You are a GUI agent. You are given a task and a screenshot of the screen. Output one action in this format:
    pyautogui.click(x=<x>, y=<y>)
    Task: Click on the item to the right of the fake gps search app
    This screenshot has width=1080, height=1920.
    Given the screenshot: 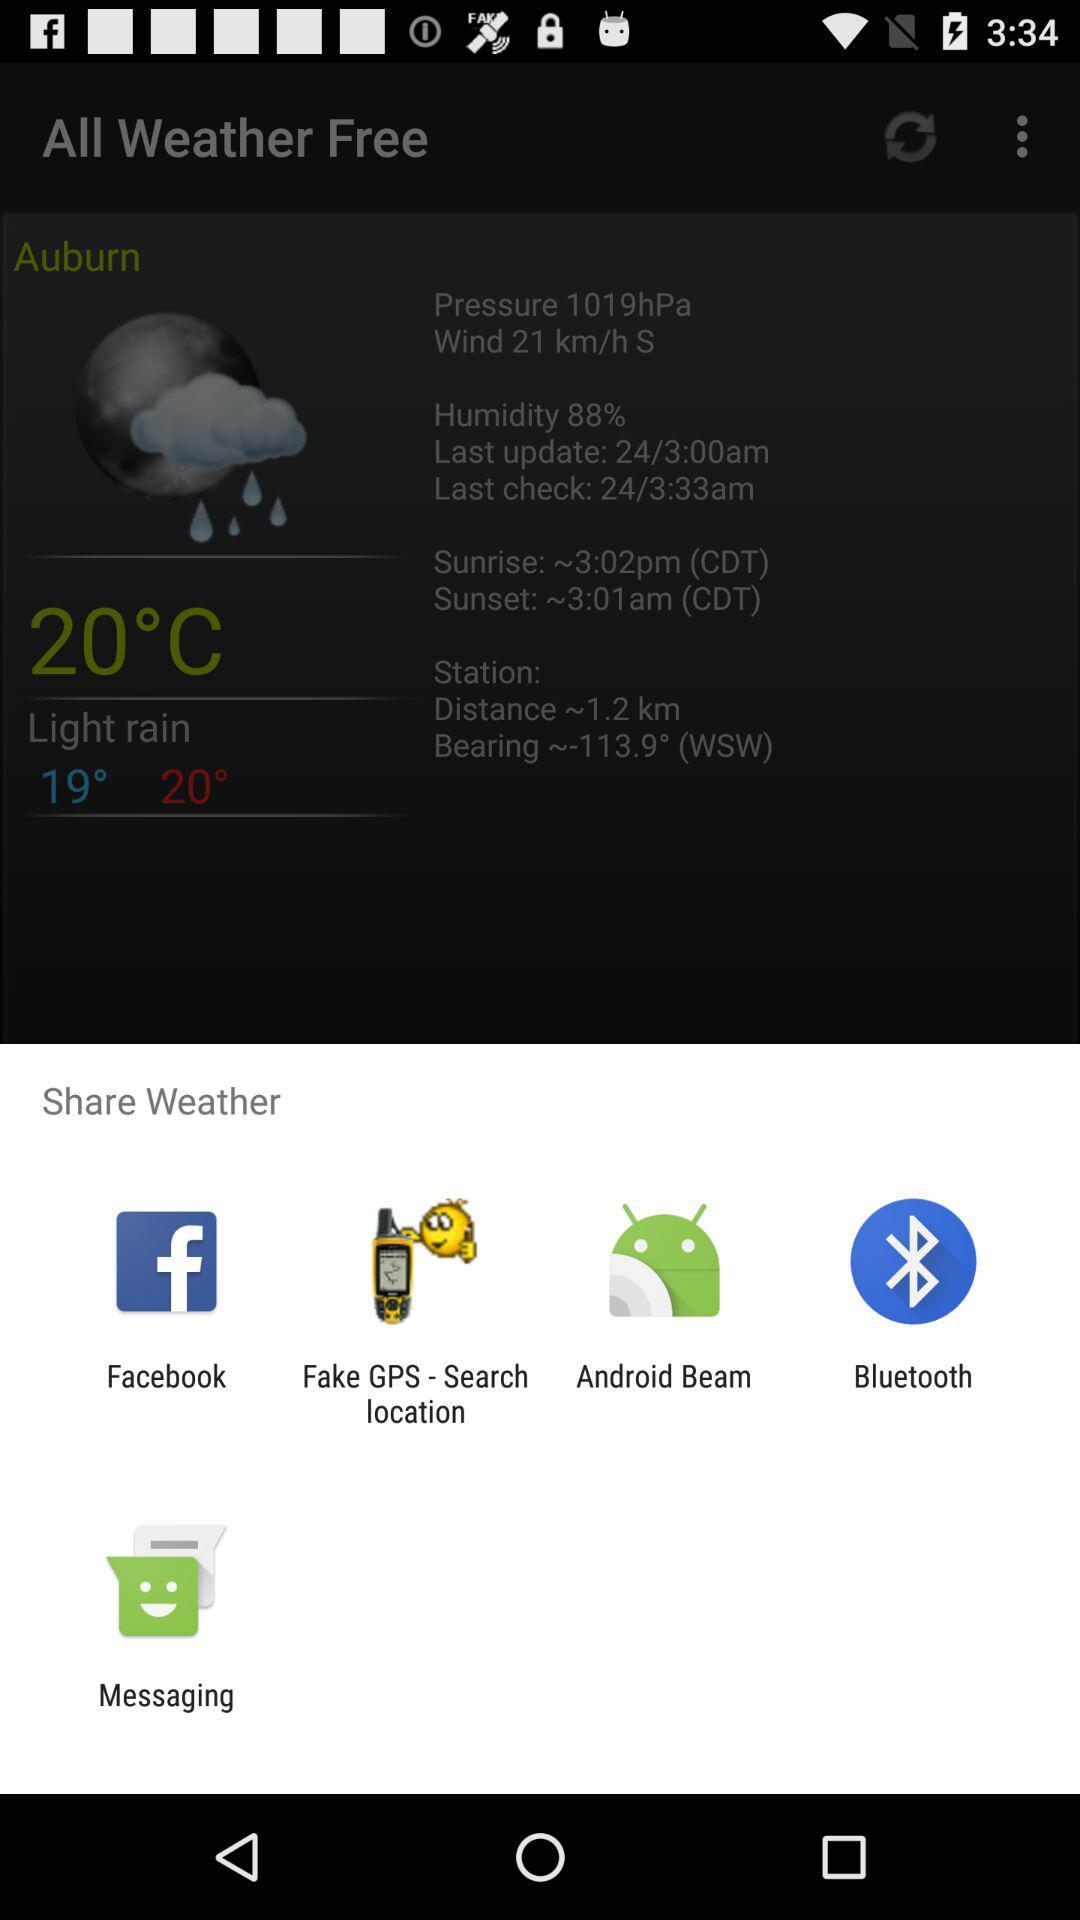 What is the action you would take?
    pyautogui.click(x=664, y=1392)
    